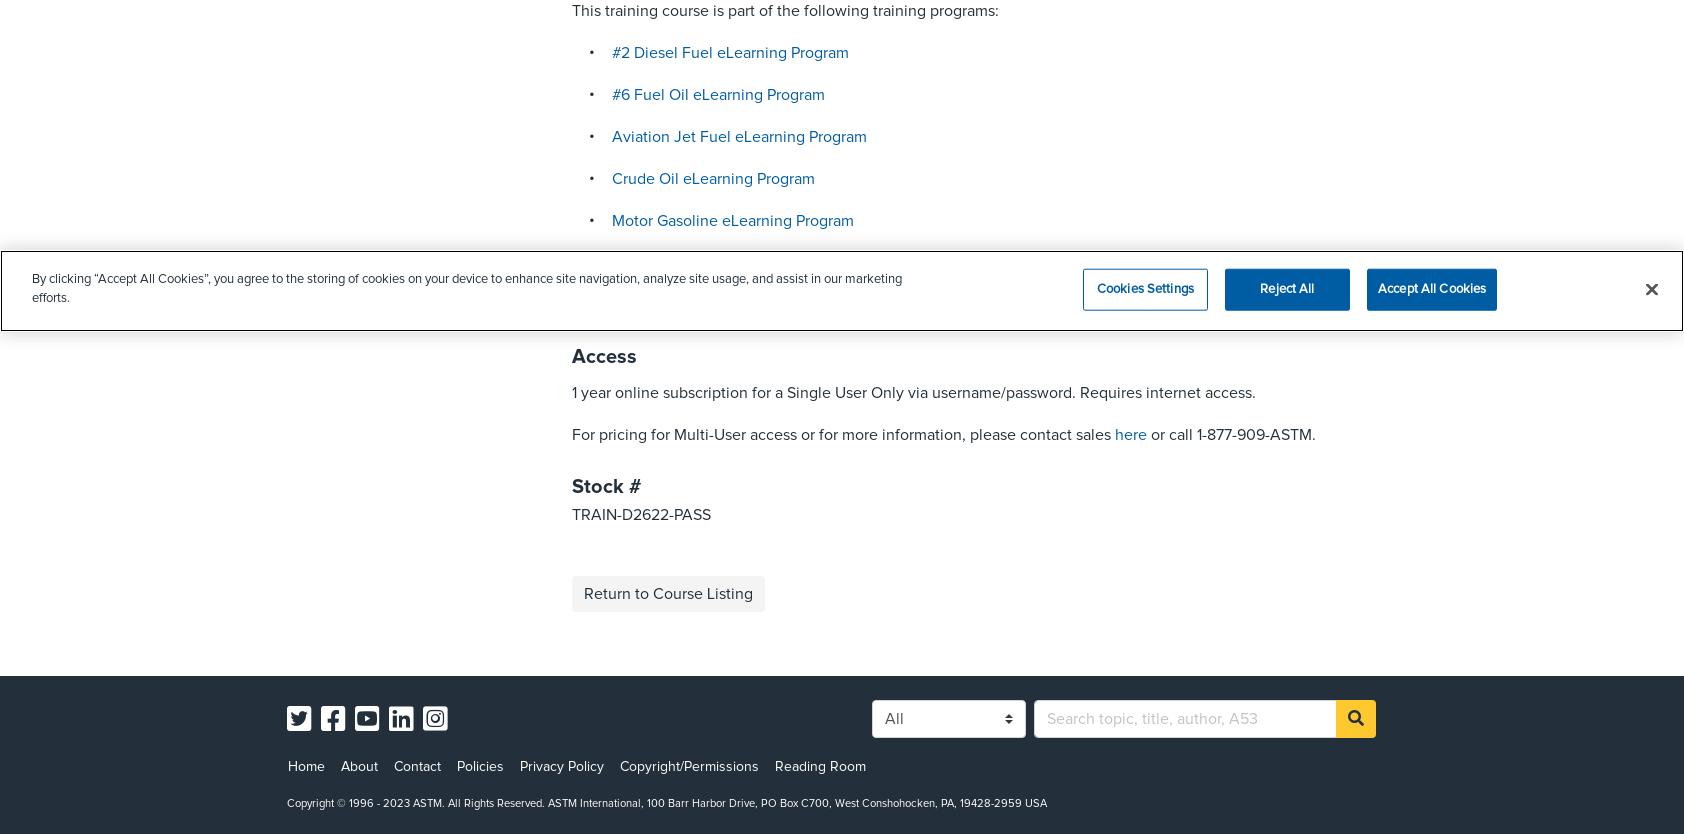  I want to click on 'here', so click(1130, 435).